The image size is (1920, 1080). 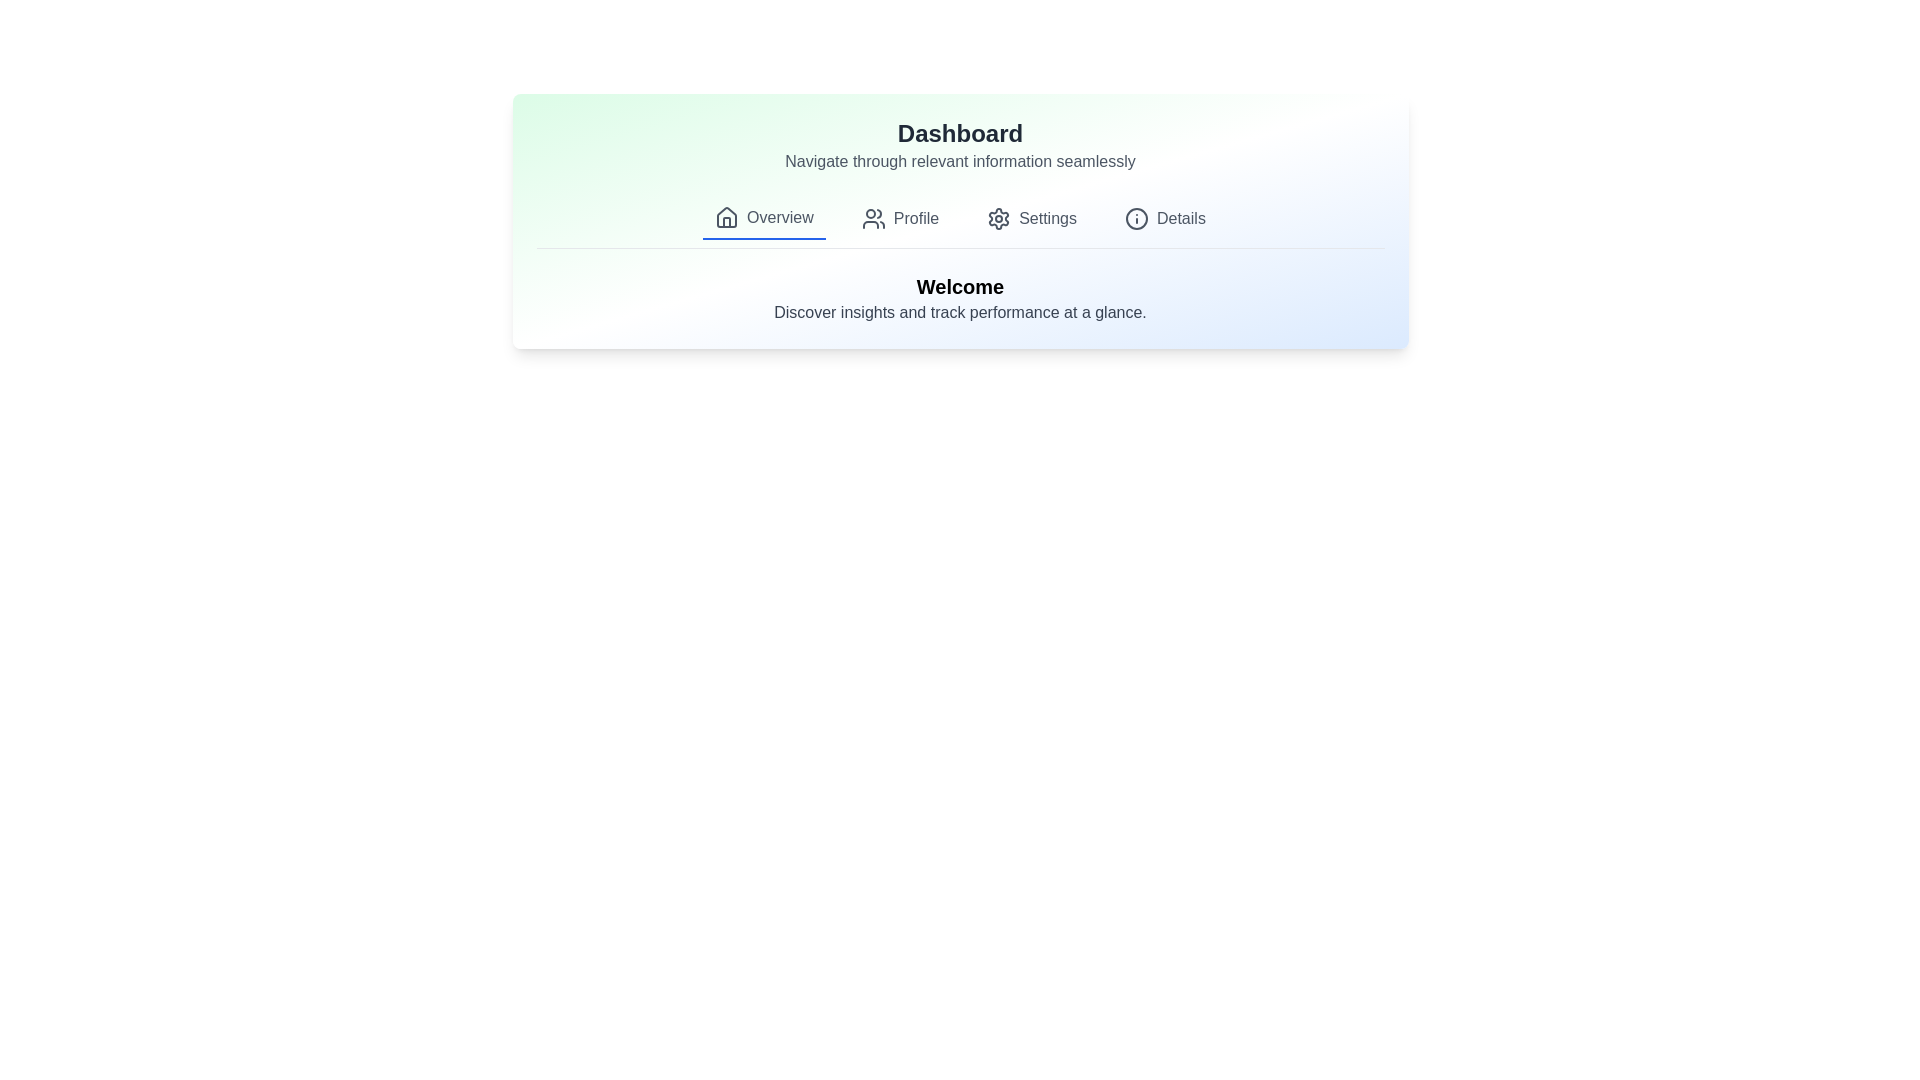 What do you see at coordinates (726, 218) in the screenshot?
I see `the 'Overview' section icon located at the top horizontal navigation bar, positioned to the left of the 'Profile' button` at bounding box center [726, 218].